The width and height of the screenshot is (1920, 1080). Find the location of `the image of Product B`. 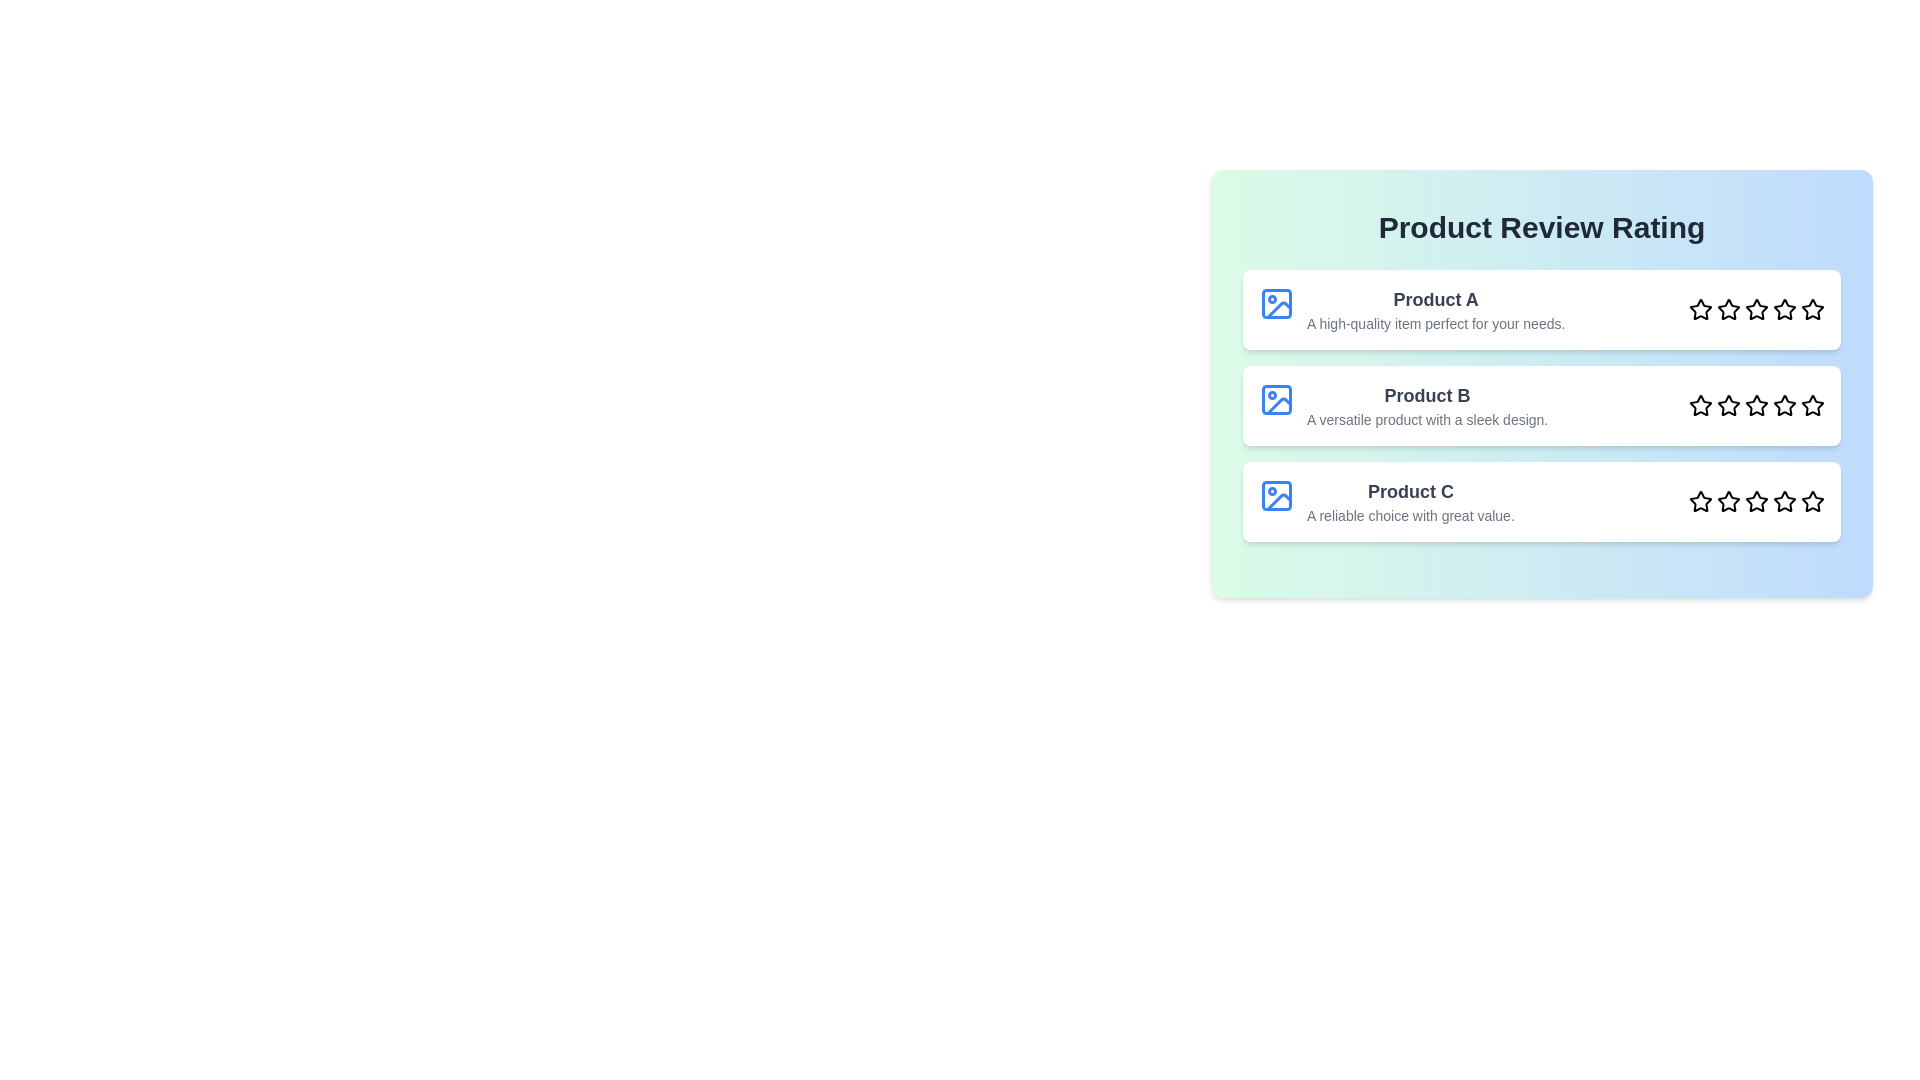

the image of Product B is located at coordinates (1275, 400).